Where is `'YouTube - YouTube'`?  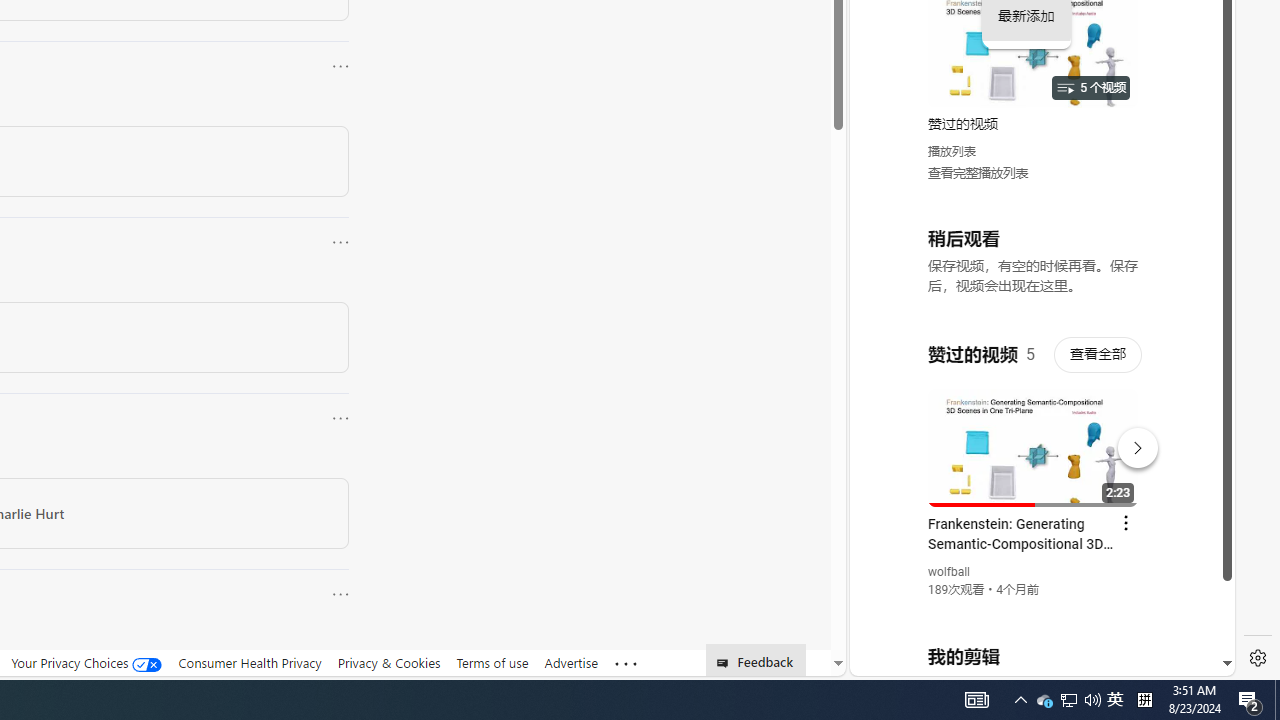 'YouTube - YouTube' is located at coordinates (1034, 265).